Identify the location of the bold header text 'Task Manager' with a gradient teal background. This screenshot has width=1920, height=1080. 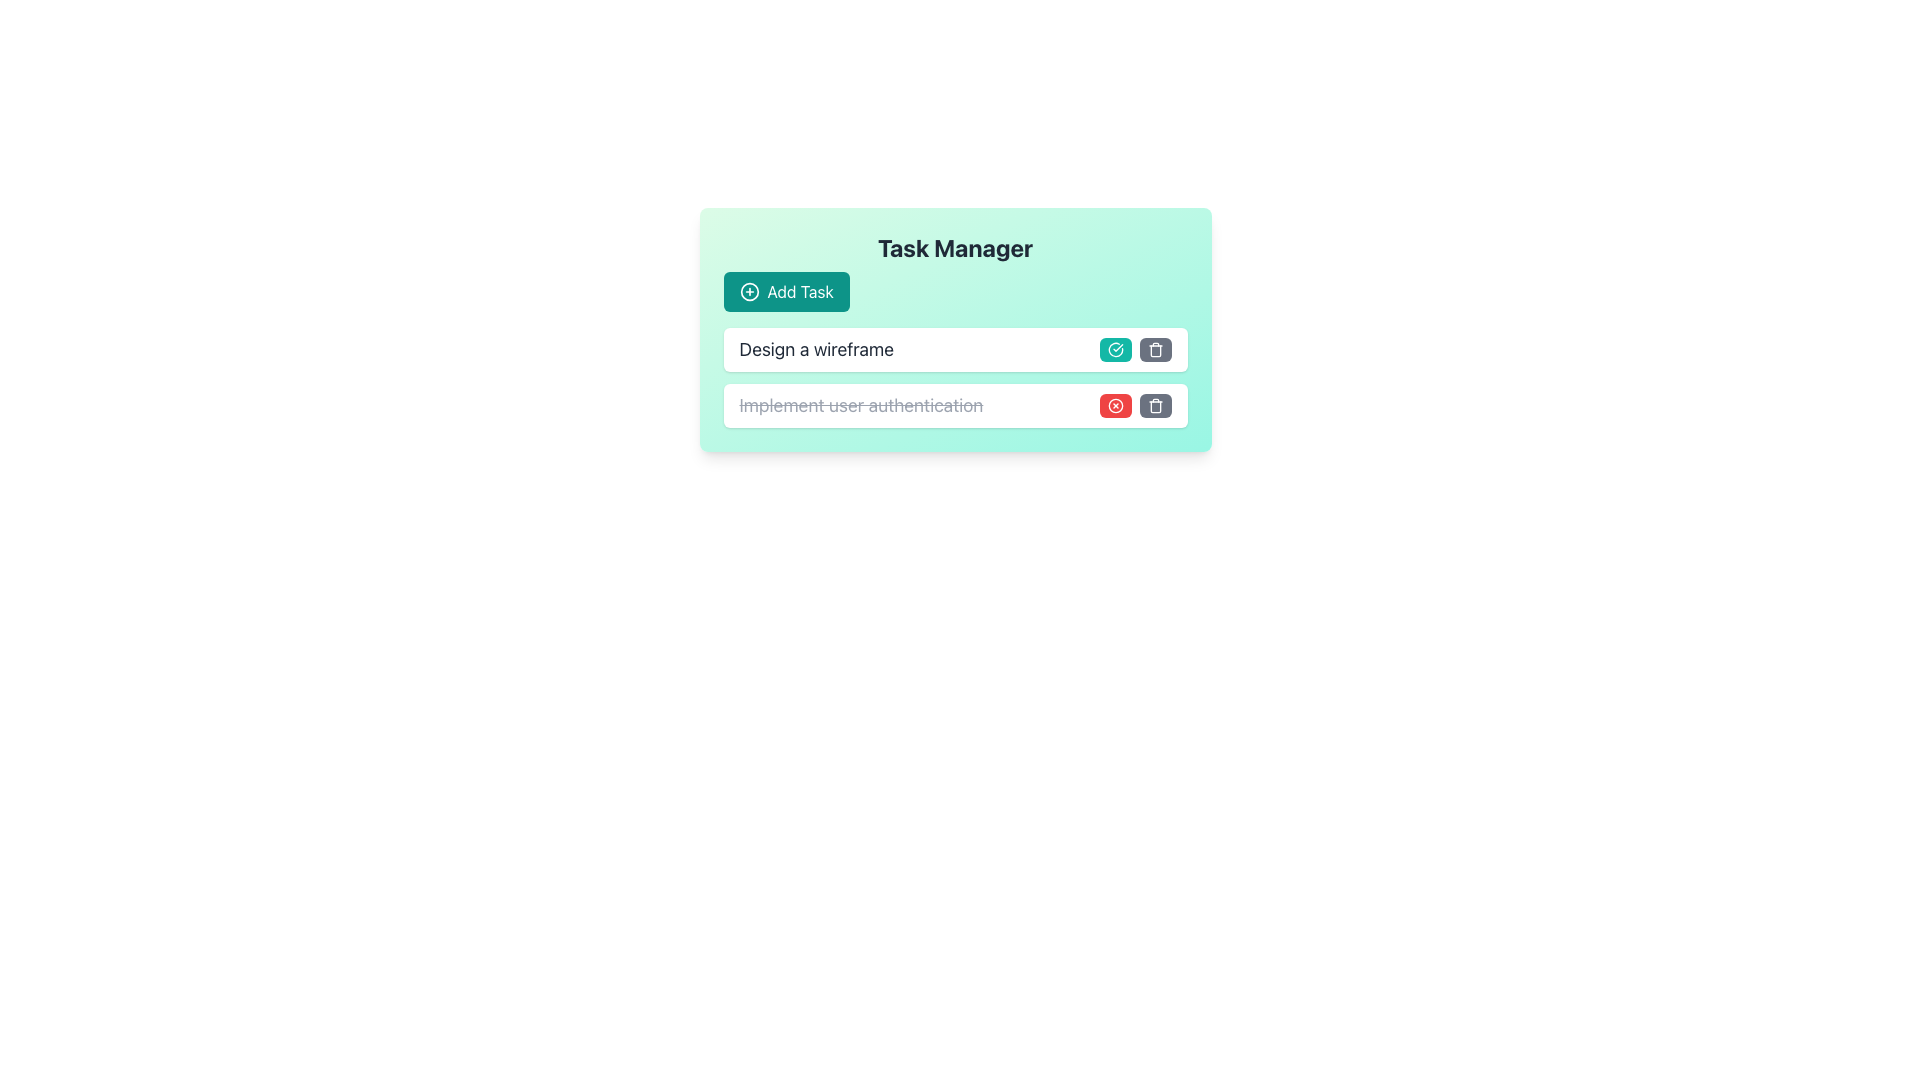
(954, 246).